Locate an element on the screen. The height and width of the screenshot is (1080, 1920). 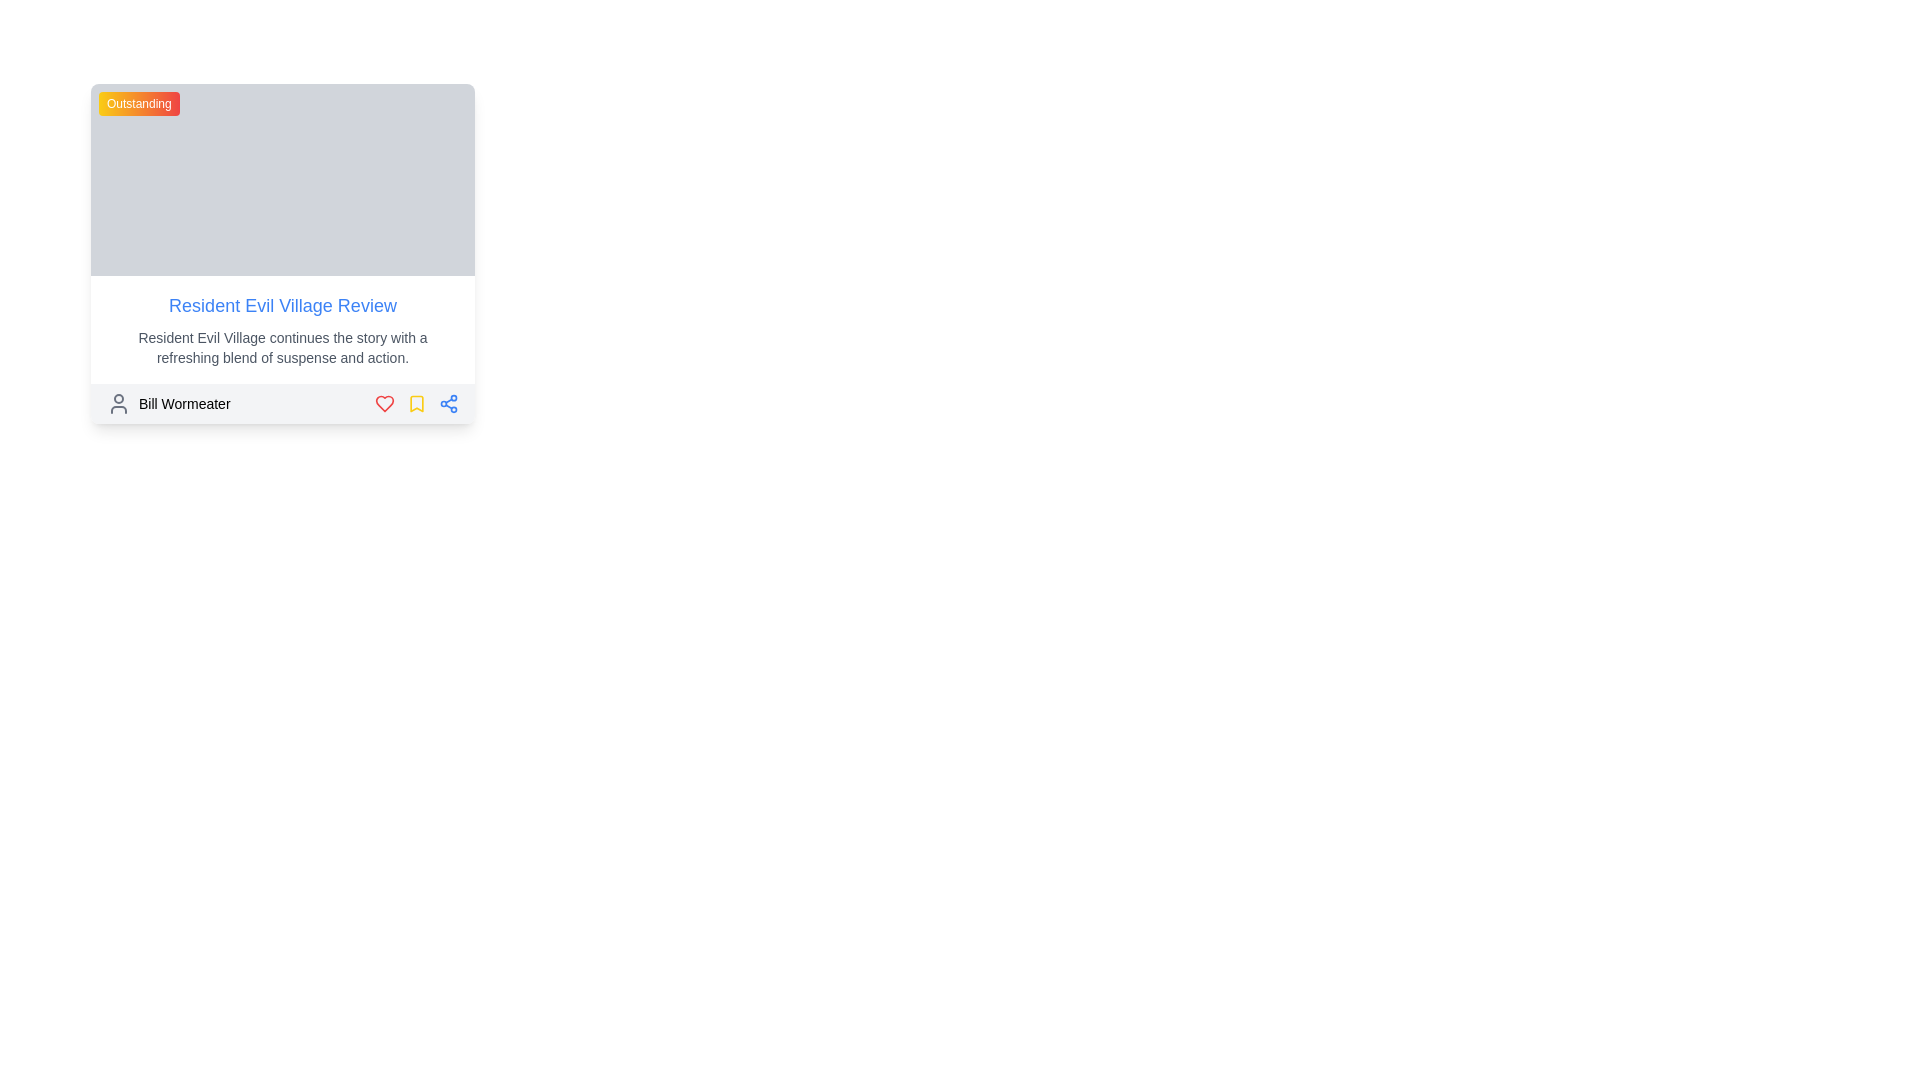
the bookmark-shaped icon with a yellow outline located at the bottom right of the card is located at coordinates (416, 404).